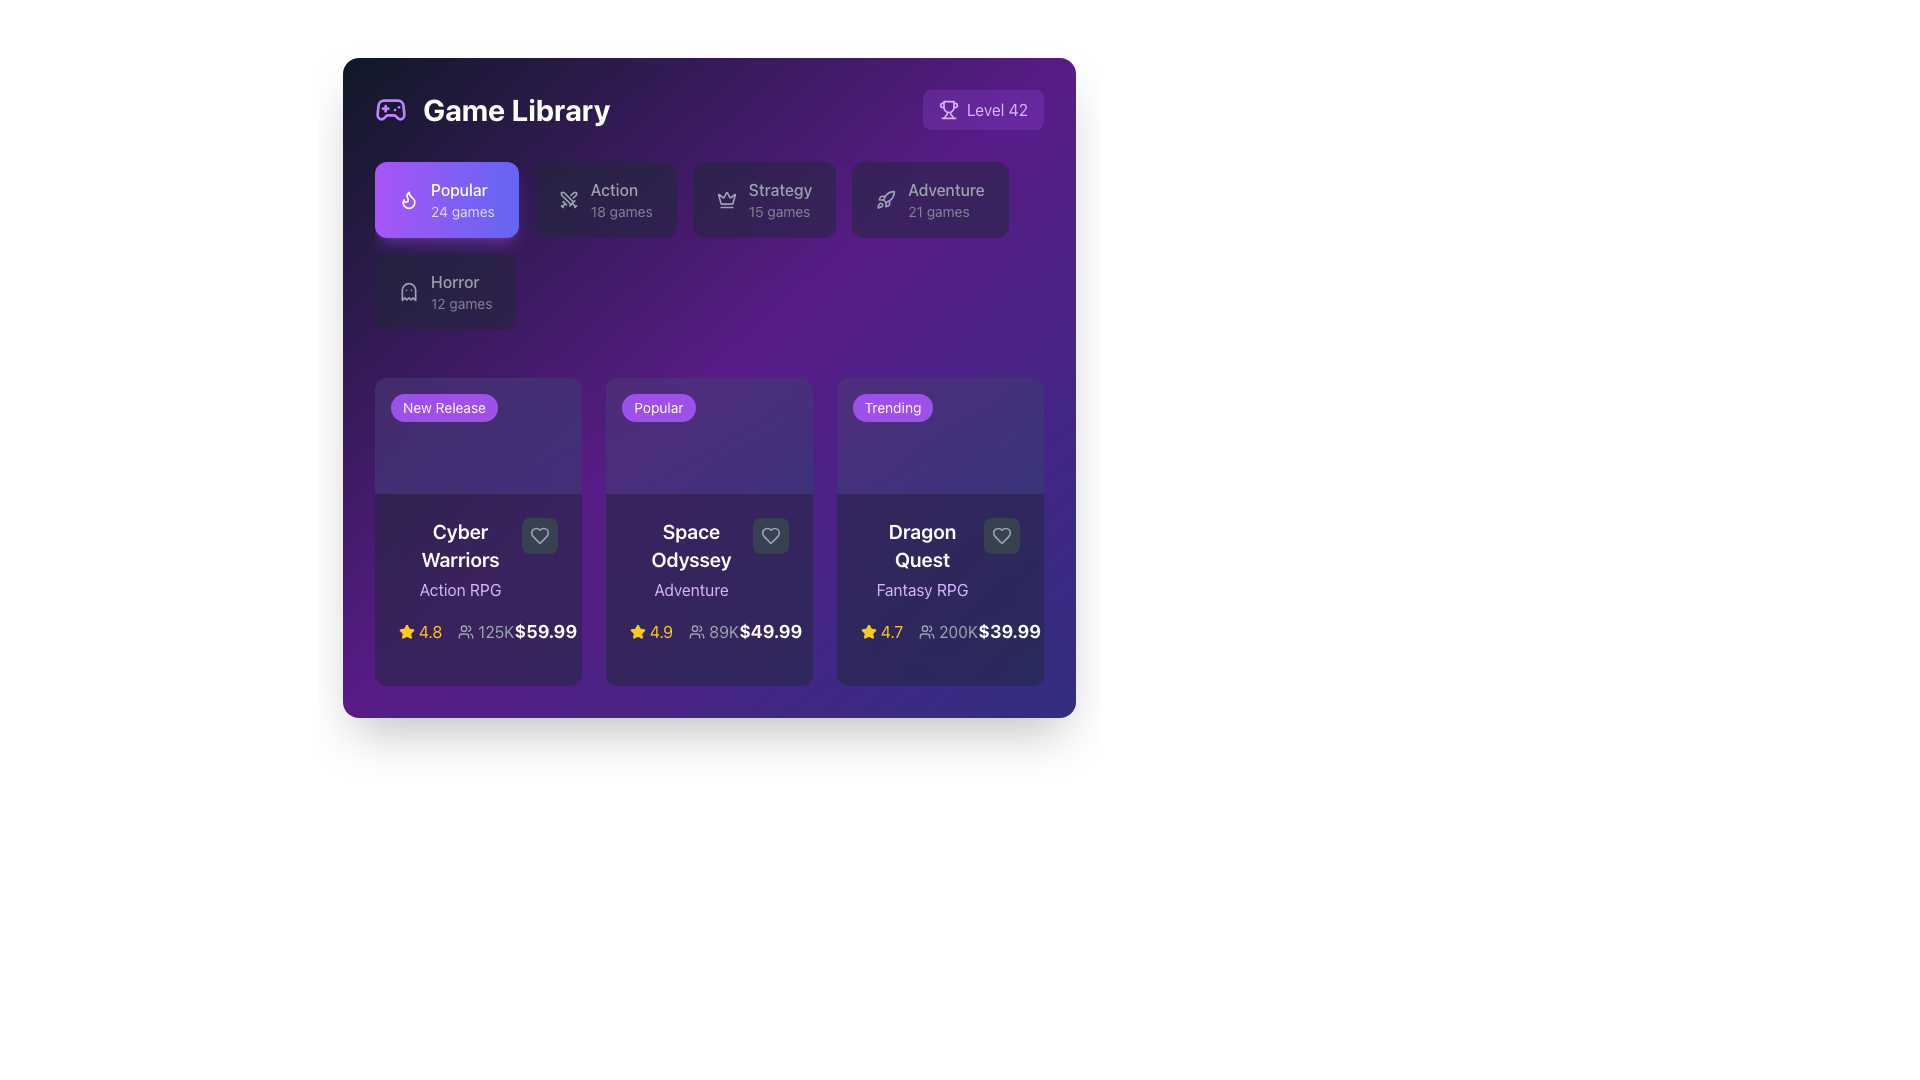 This screenshot has height=1080, width=1920. I want to click on the Headline element that indicates the user's current view, featuring an icon related to gaming, positioned in the upper-left section of the interface, so click(492, 110).